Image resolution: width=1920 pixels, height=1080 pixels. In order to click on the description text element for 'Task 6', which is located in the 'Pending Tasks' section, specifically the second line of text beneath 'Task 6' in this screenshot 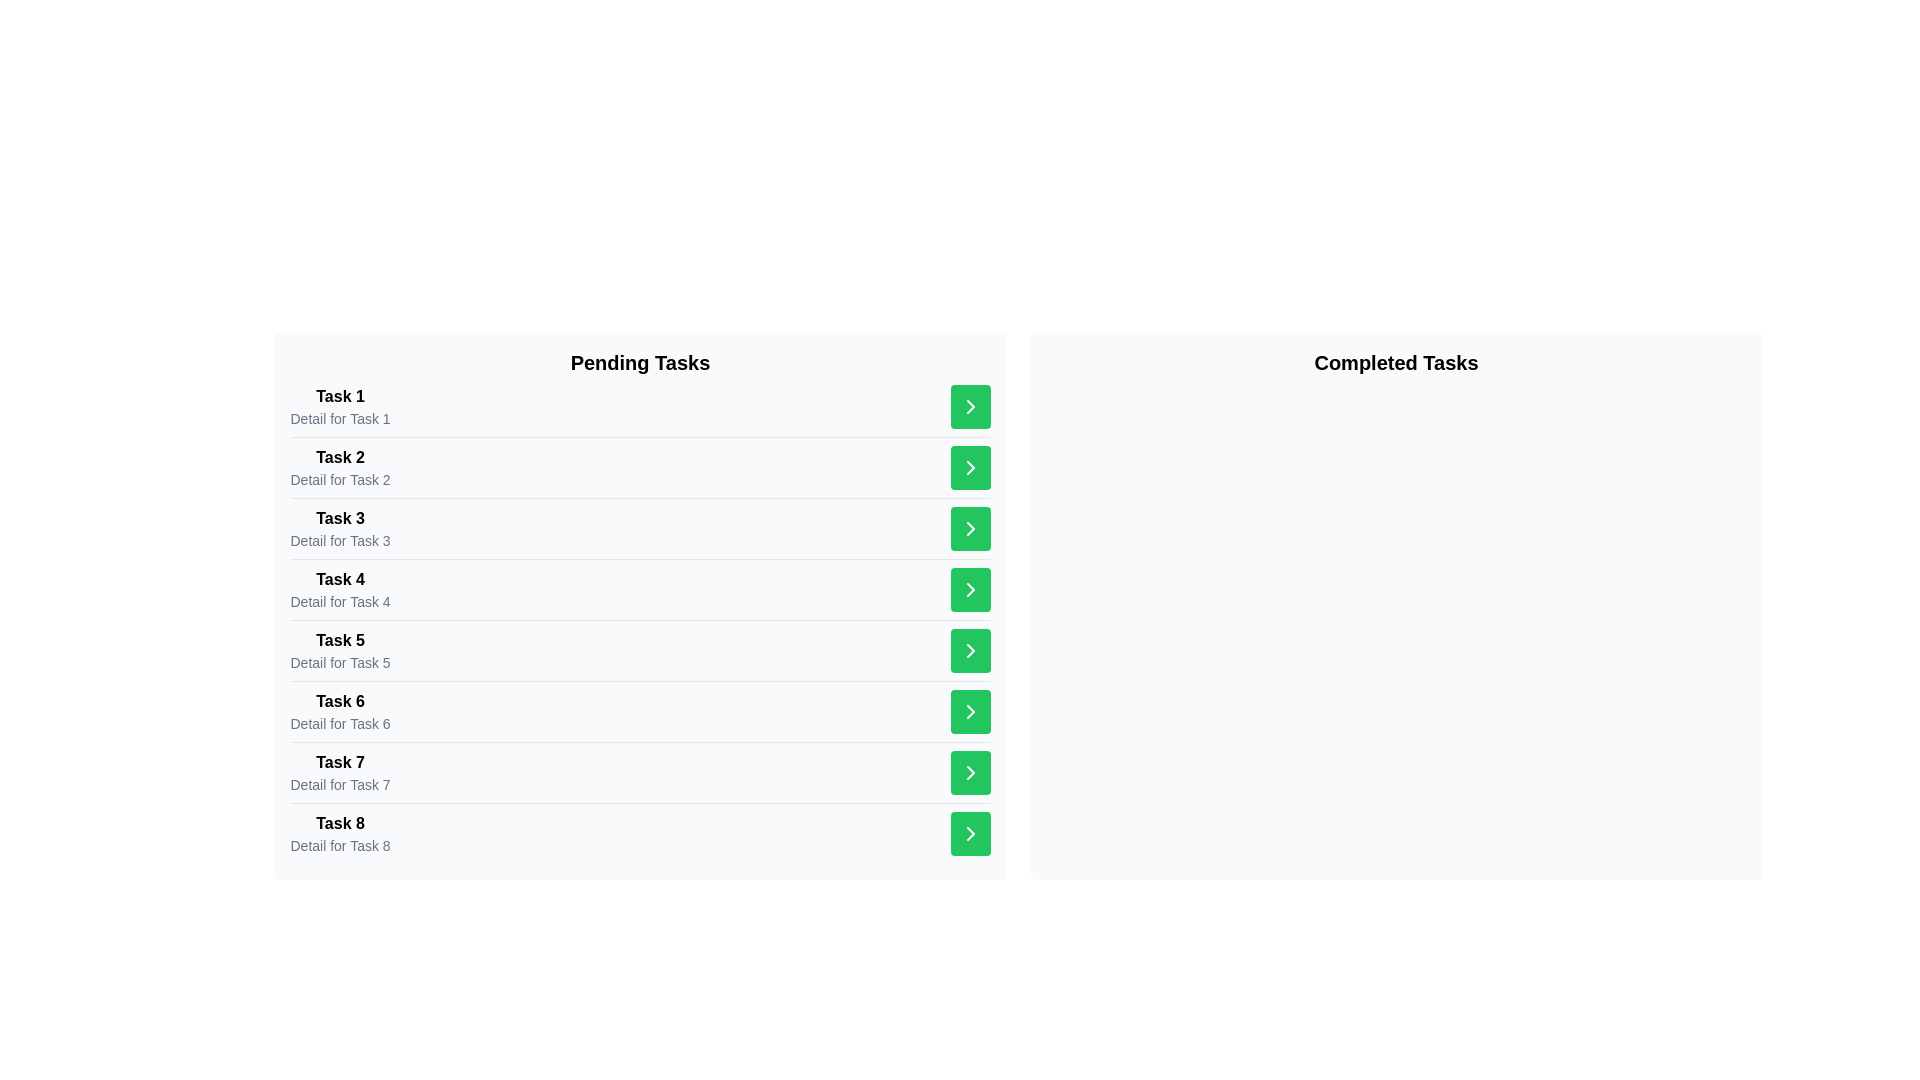, I will do `click(340, 724)`.